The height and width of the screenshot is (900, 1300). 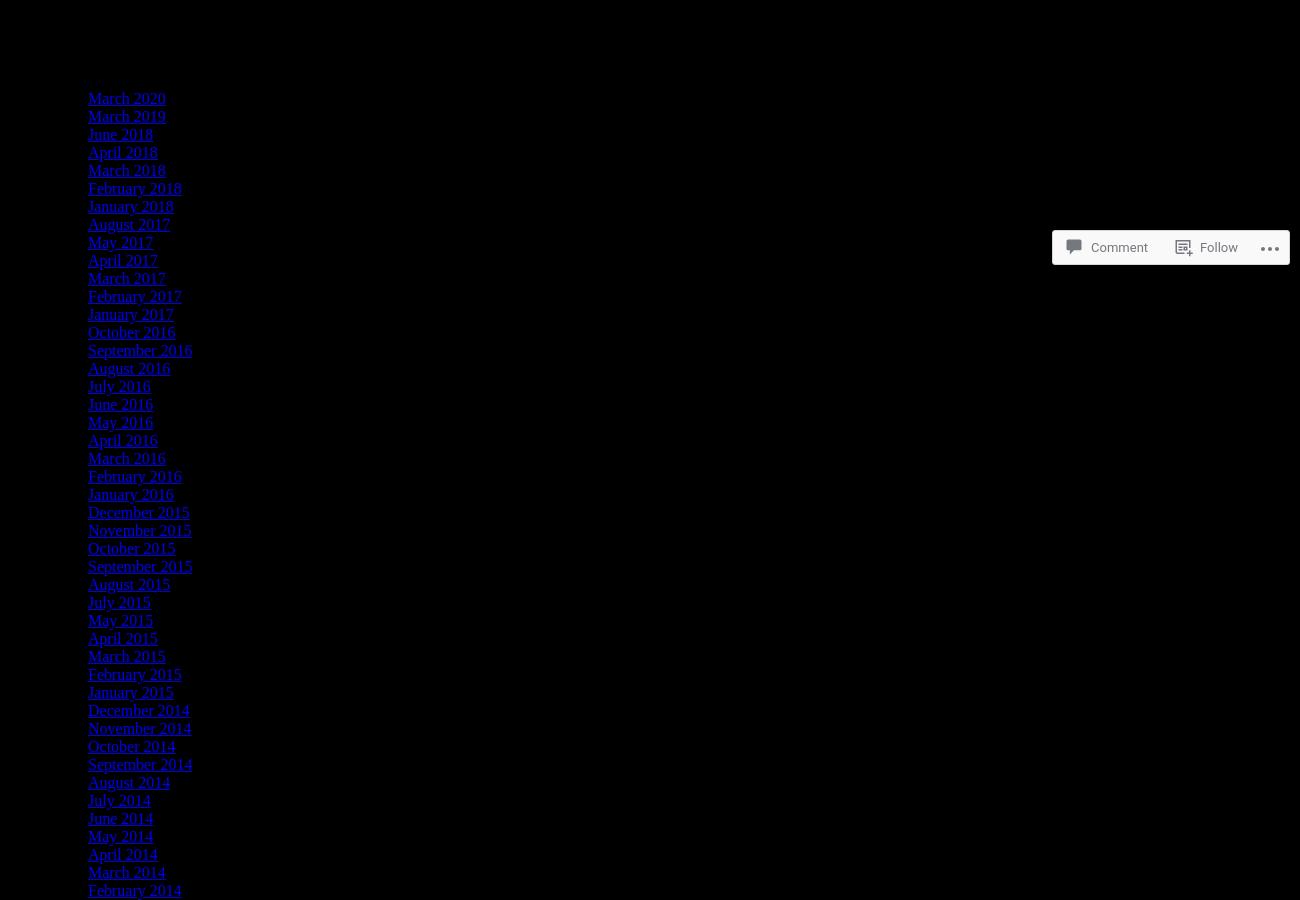 What do you see at coordinates (133, 295) in the screenshot?
I see `'February 2017'` at bounding box center [133, 295].